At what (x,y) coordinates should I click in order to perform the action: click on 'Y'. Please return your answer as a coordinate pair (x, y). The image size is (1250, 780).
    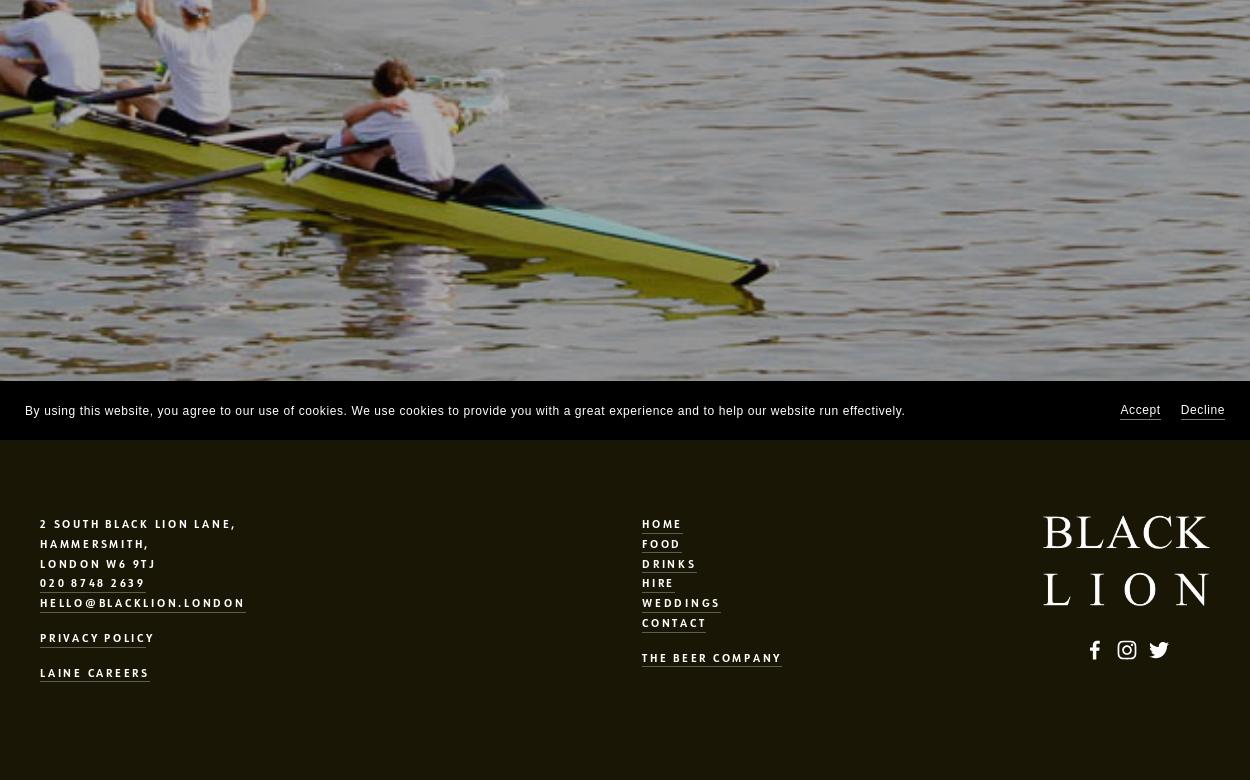
    Looking at the image, I should click on (149, 637).